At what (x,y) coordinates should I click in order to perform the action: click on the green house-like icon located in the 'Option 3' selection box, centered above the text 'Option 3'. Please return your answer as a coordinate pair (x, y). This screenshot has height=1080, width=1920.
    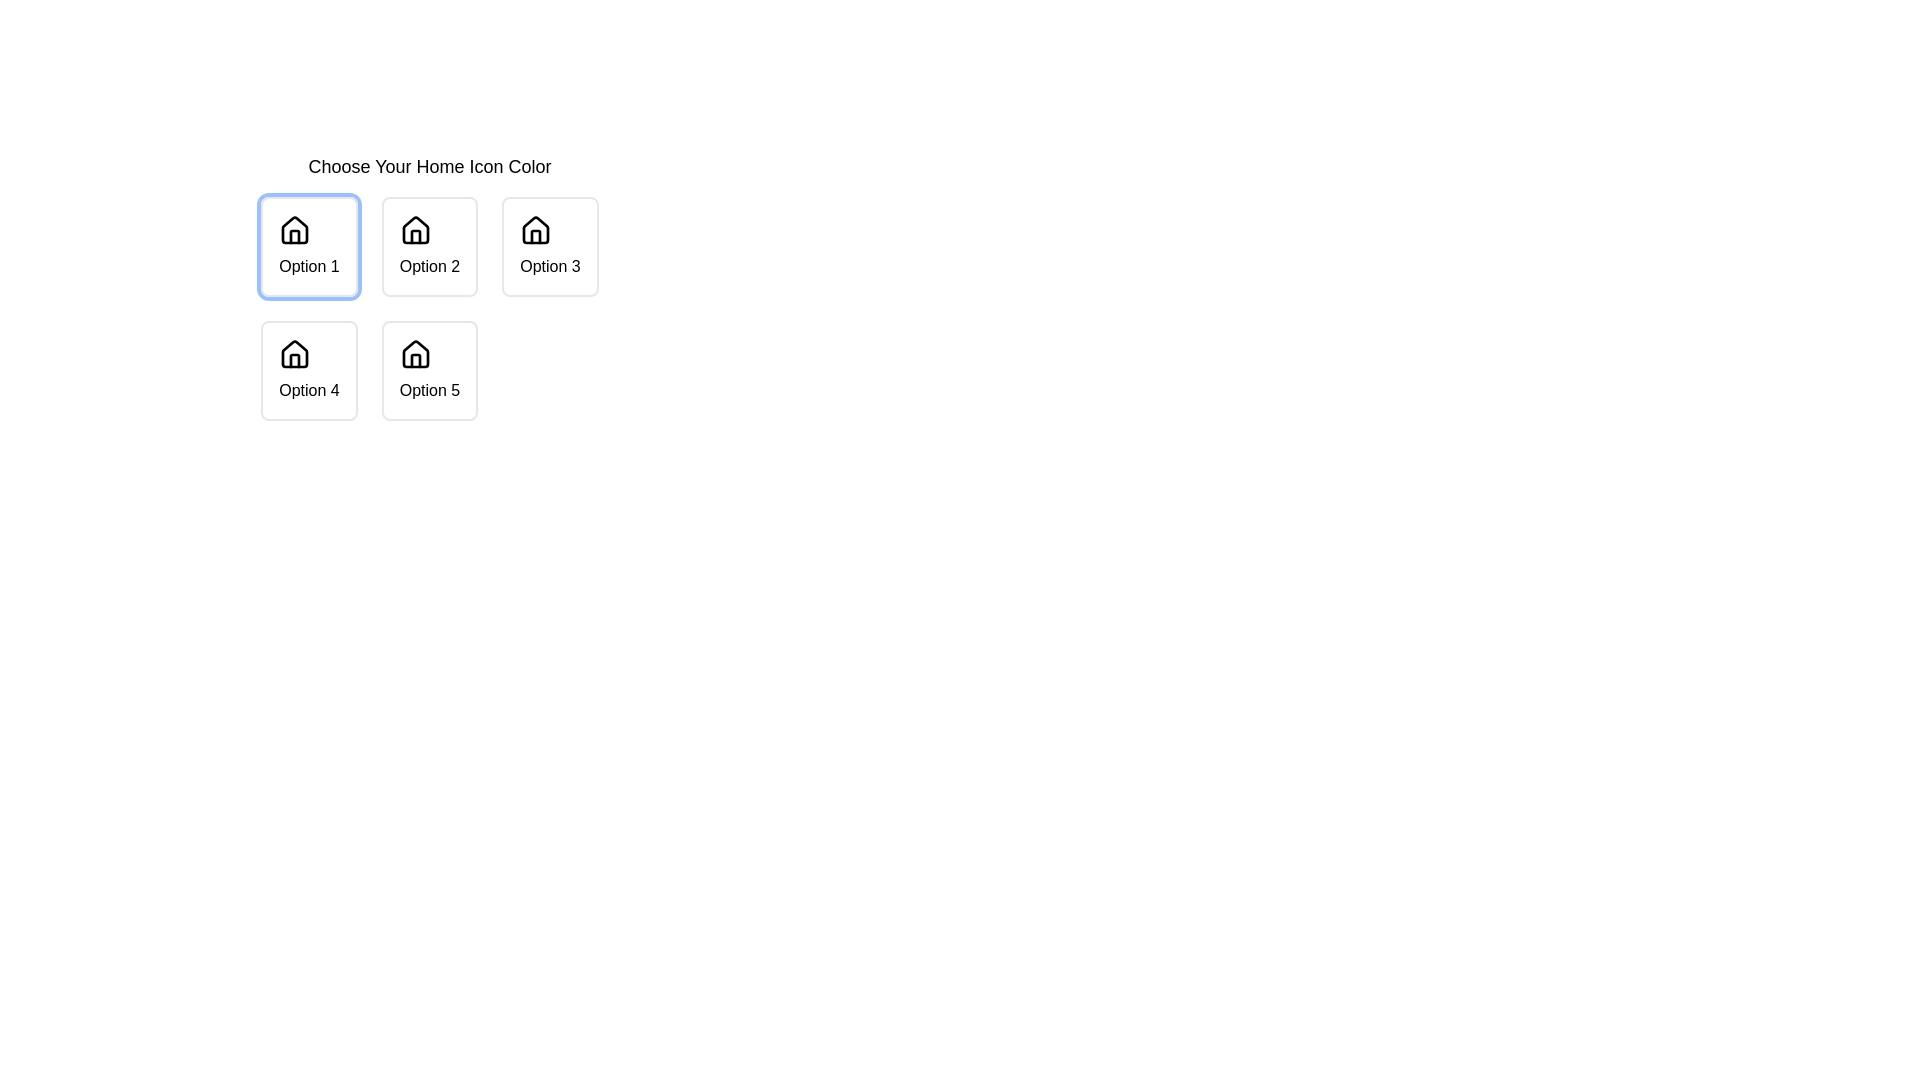
    Looking at the image, I should click on (536, 230).